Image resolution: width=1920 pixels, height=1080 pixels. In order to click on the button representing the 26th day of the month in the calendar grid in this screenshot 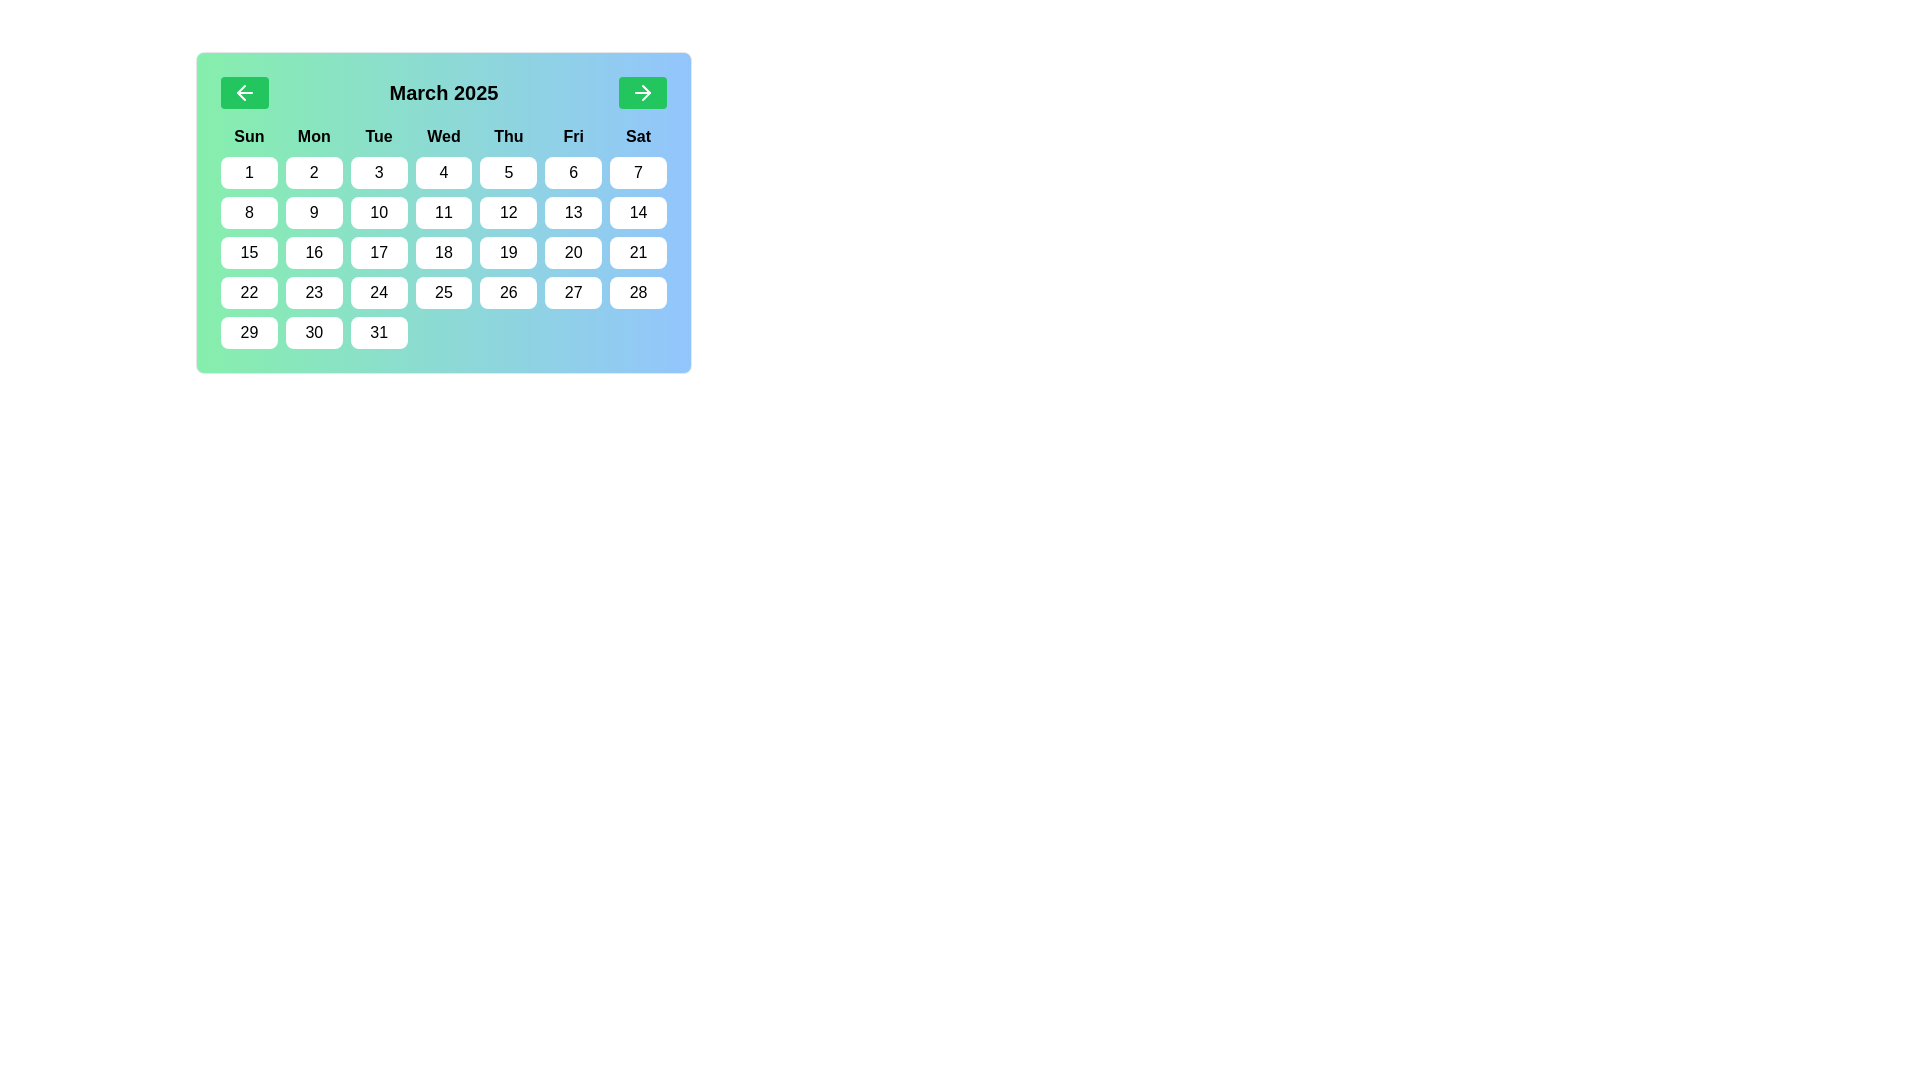, I will do `click(508, 293)`.